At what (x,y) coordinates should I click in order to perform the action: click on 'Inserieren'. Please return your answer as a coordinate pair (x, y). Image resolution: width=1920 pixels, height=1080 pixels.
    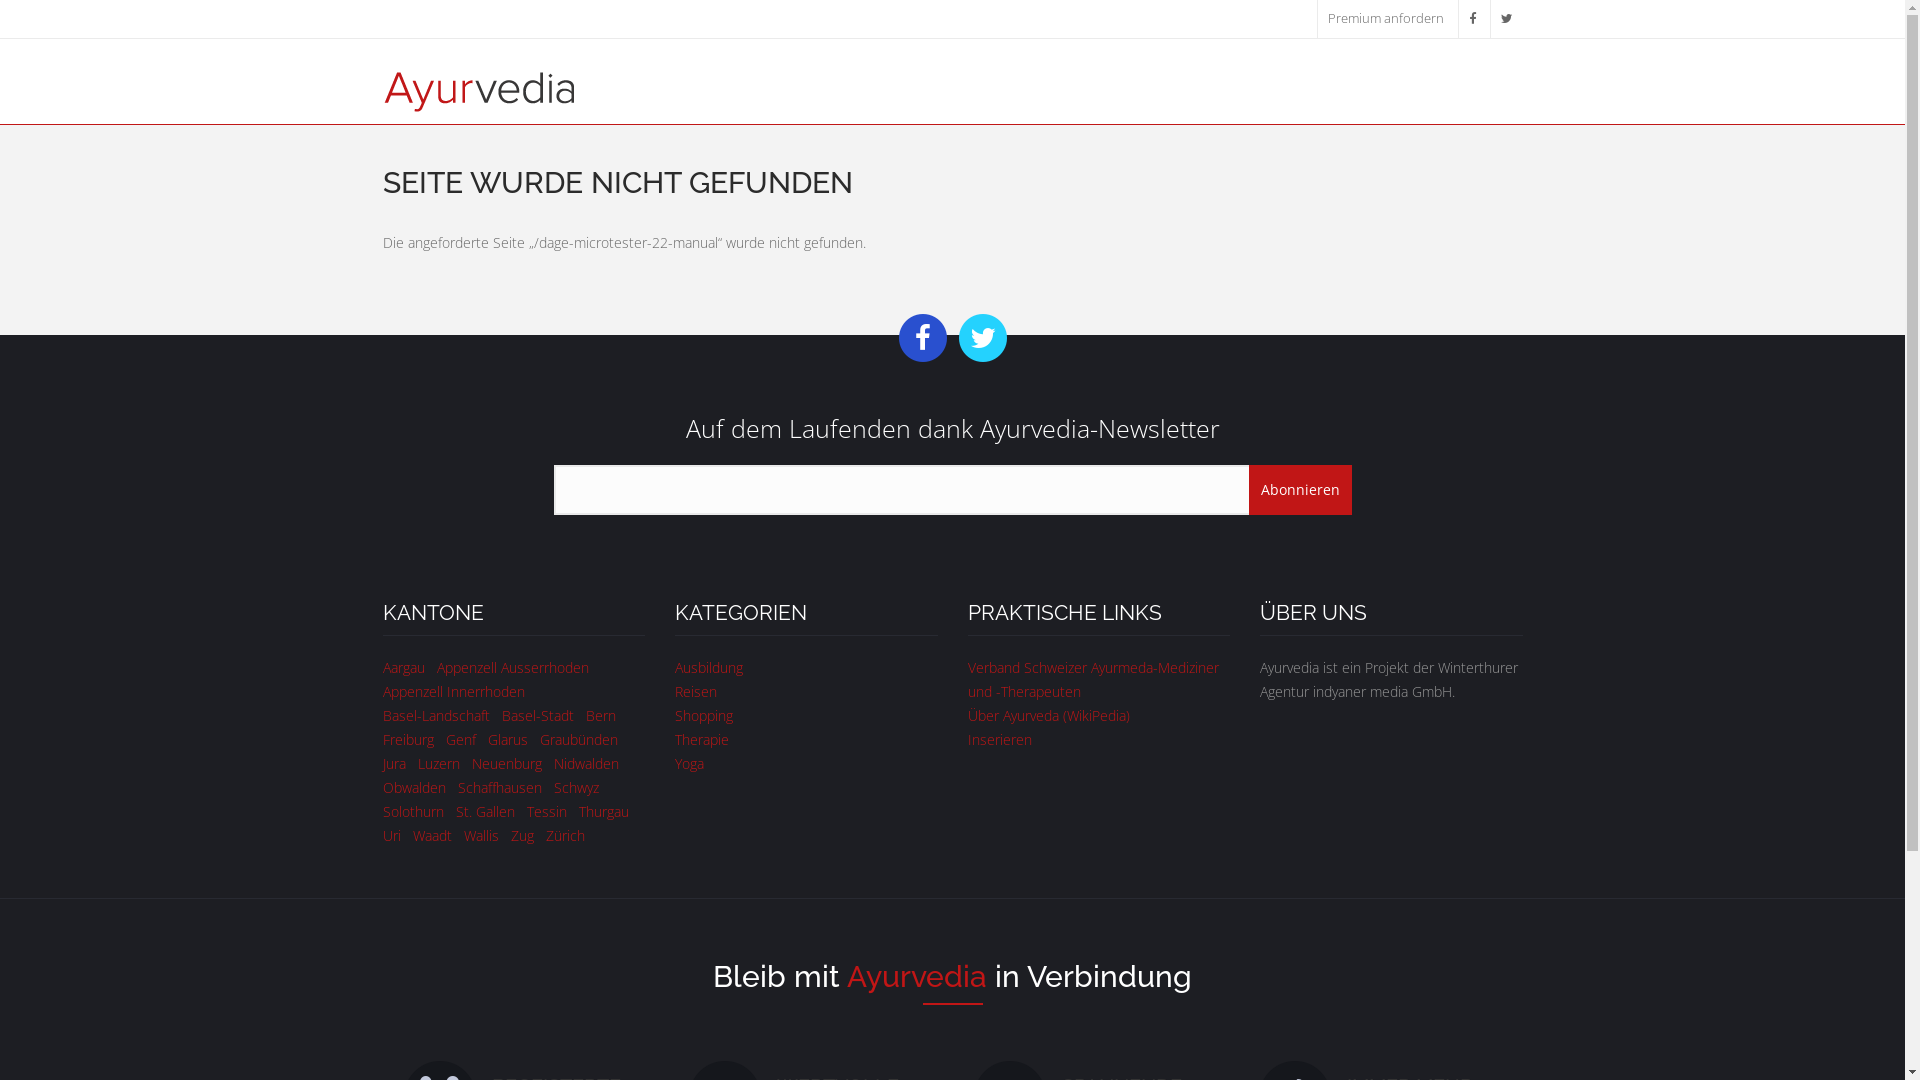
    Looking at the image, I should click on (968, 739).